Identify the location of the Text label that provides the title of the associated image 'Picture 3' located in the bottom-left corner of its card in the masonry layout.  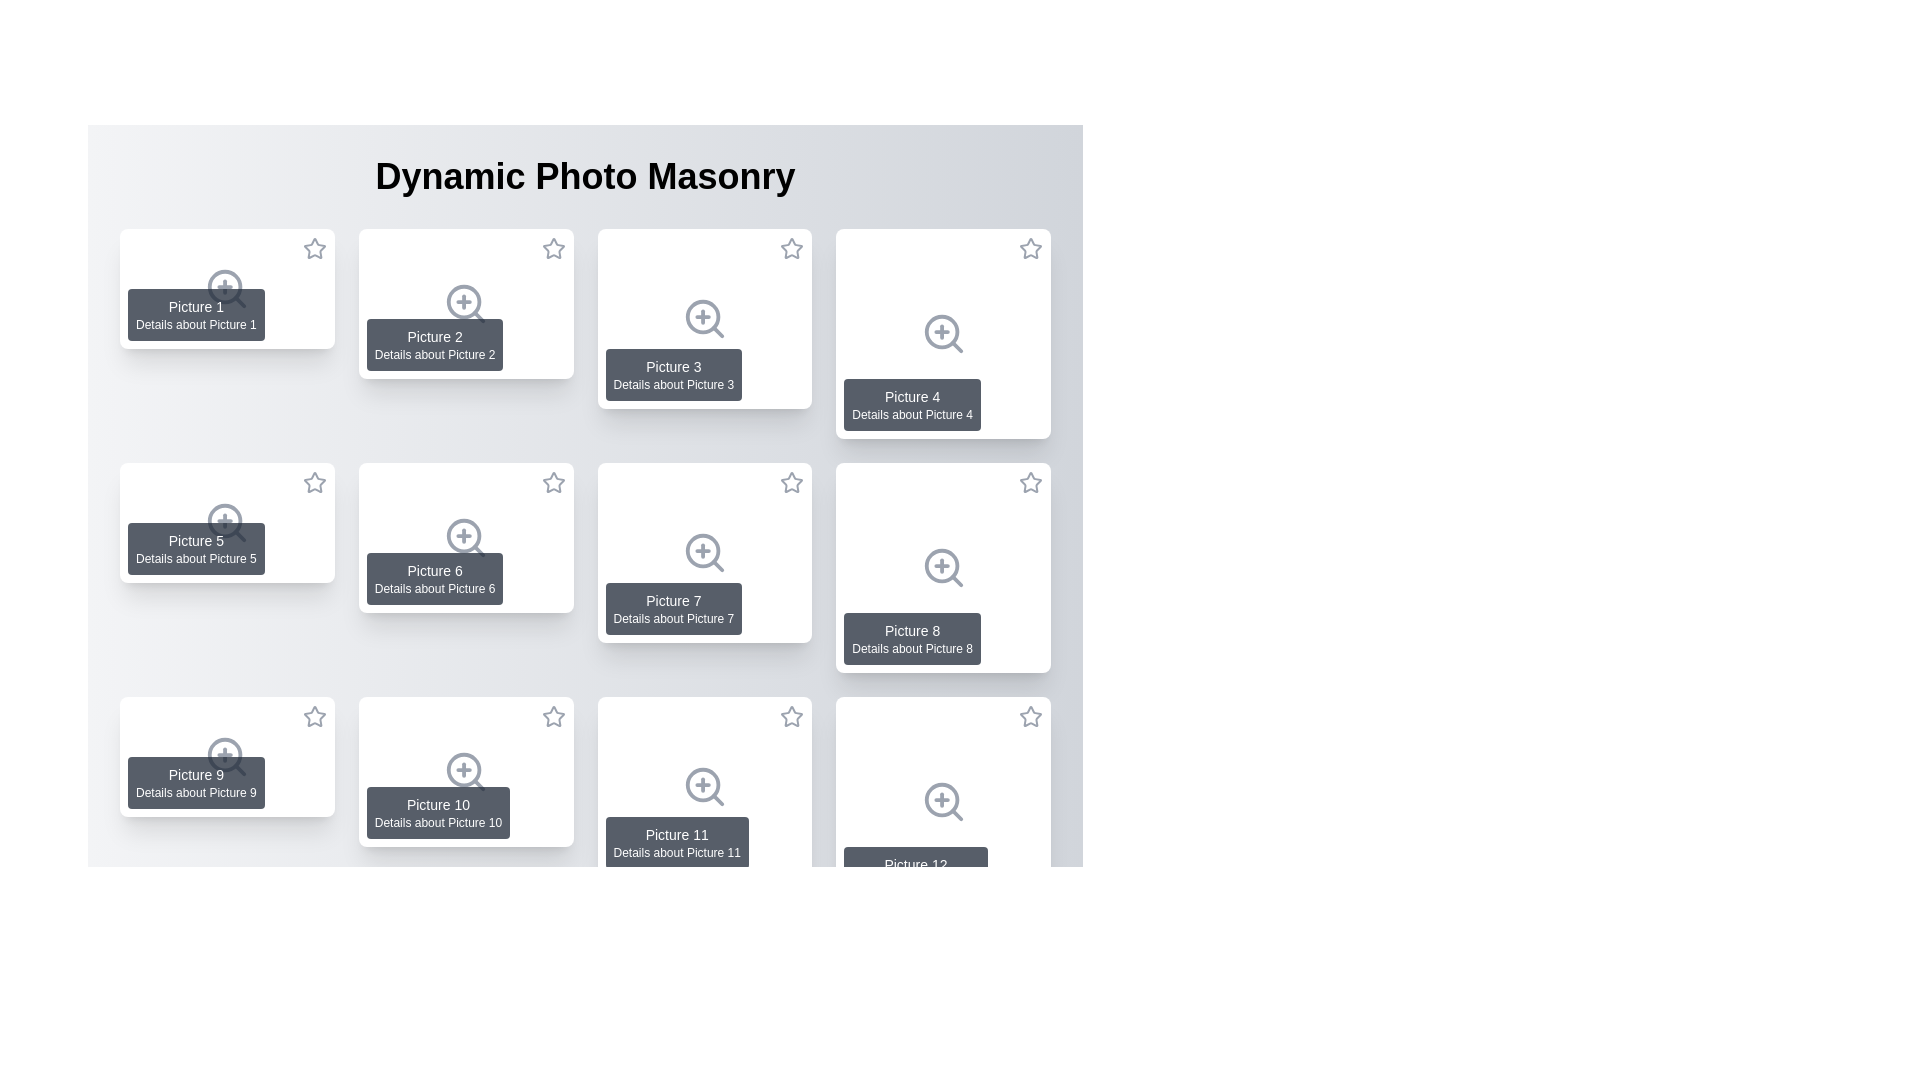
(673, 366).